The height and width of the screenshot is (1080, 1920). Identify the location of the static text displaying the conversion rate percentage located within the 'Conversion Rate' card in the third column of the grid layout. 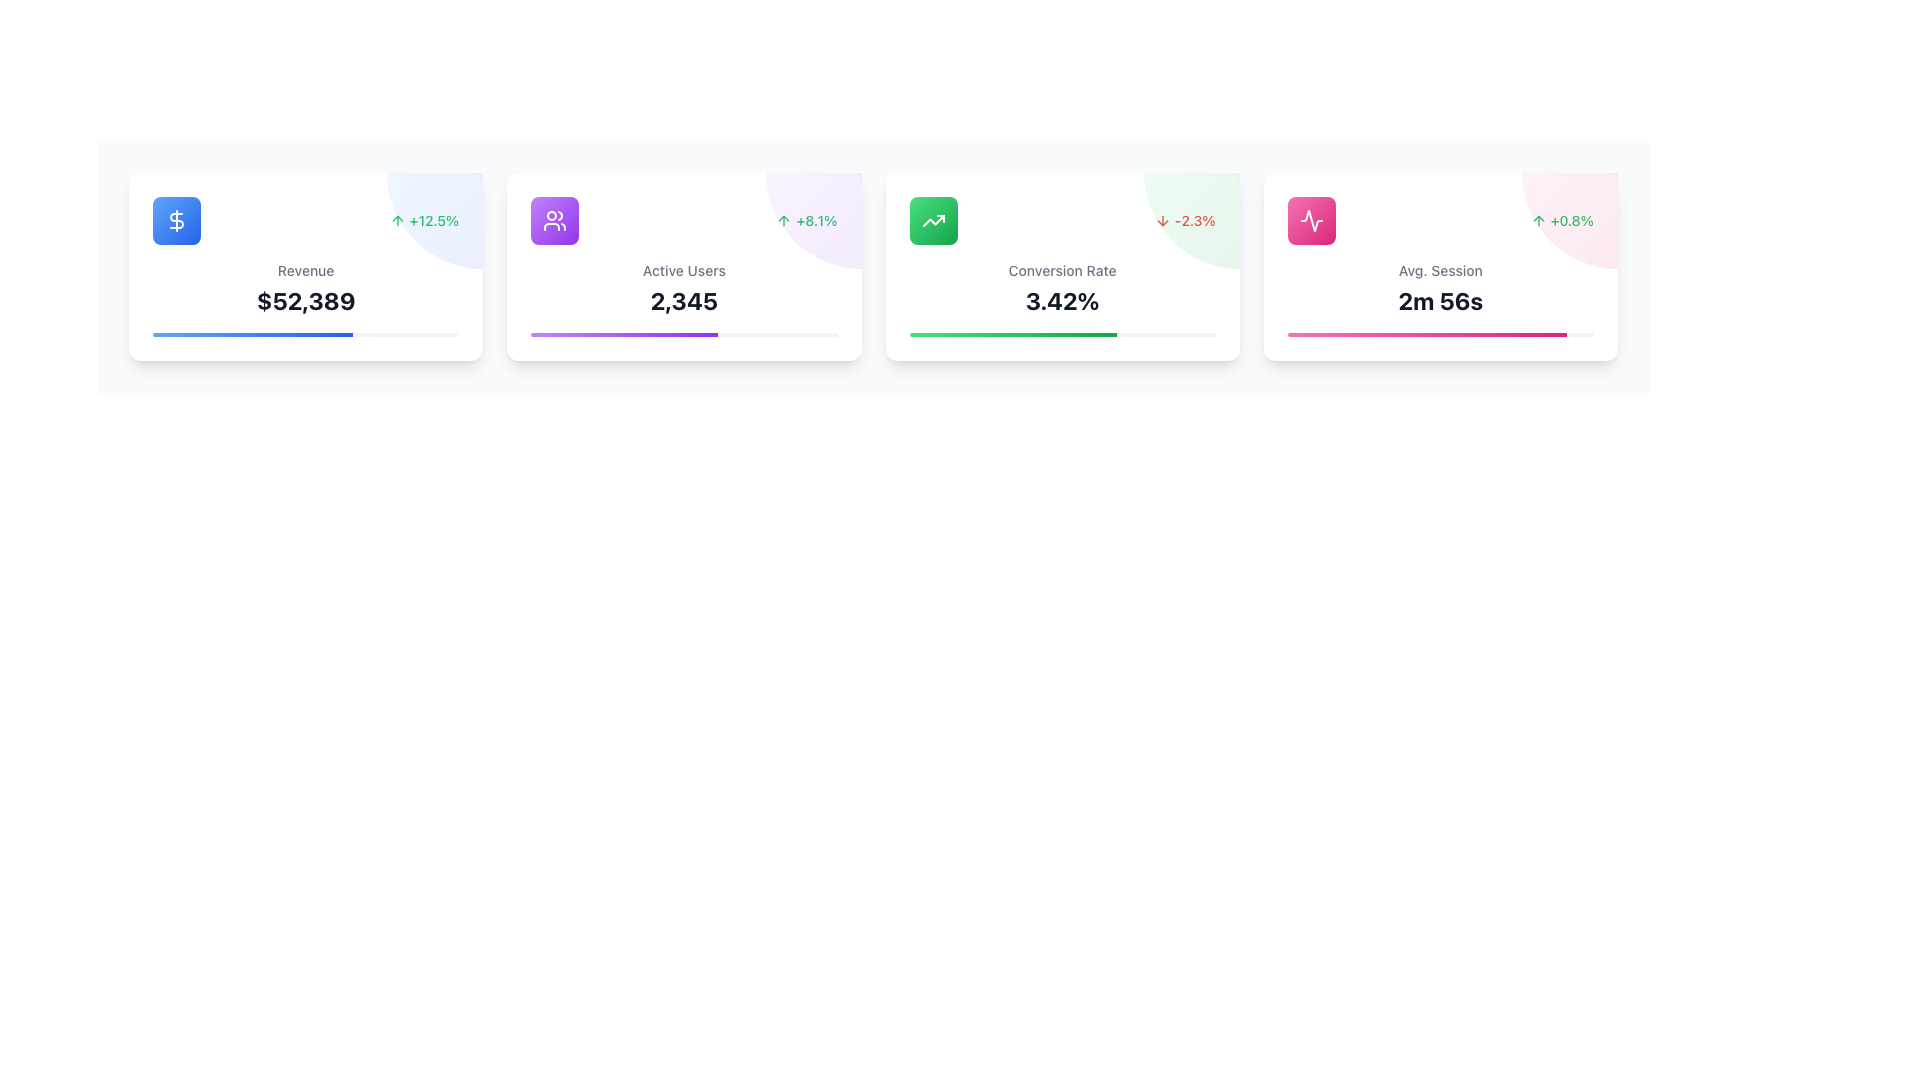
(1061, 300).